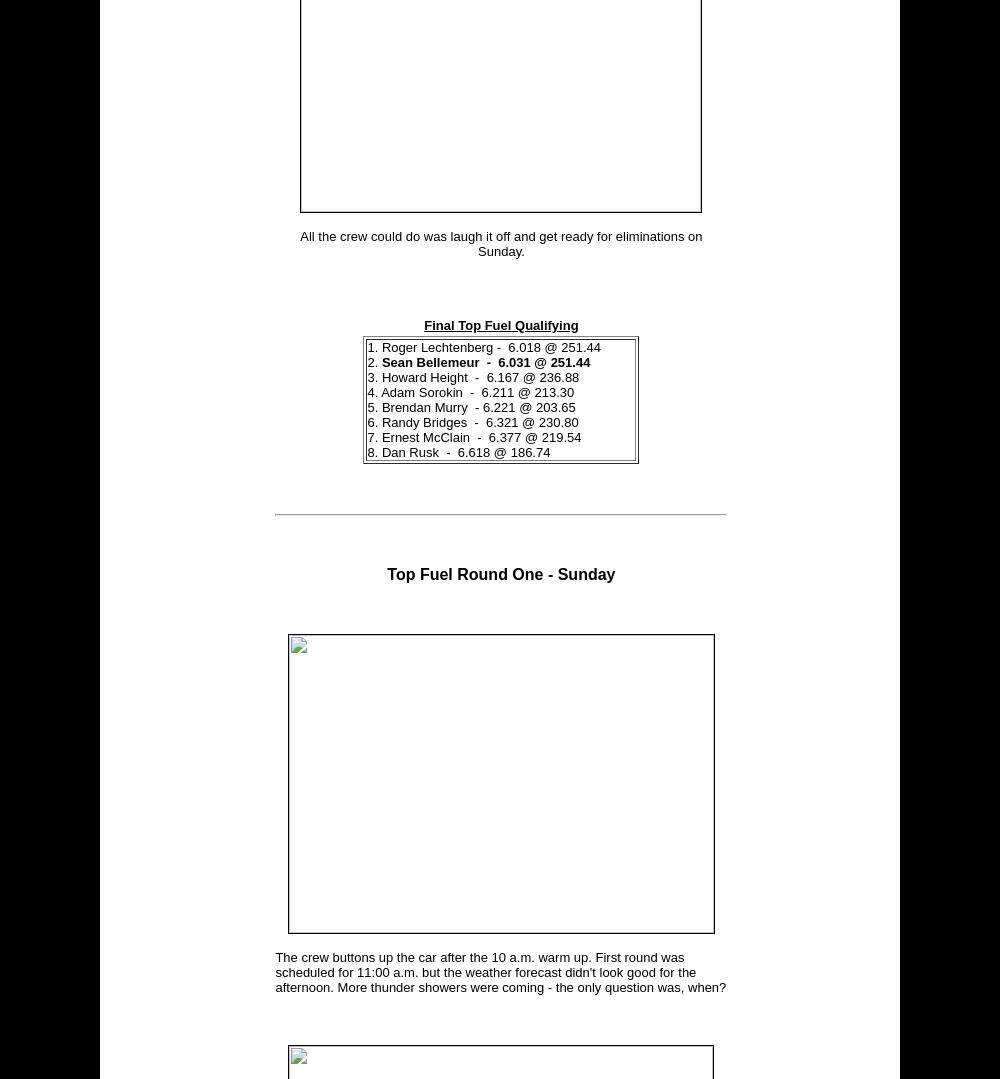  What do you see at coordinates (373, 362) in the screenshot?
I see `'2.'` at bounding box center [373, 362].